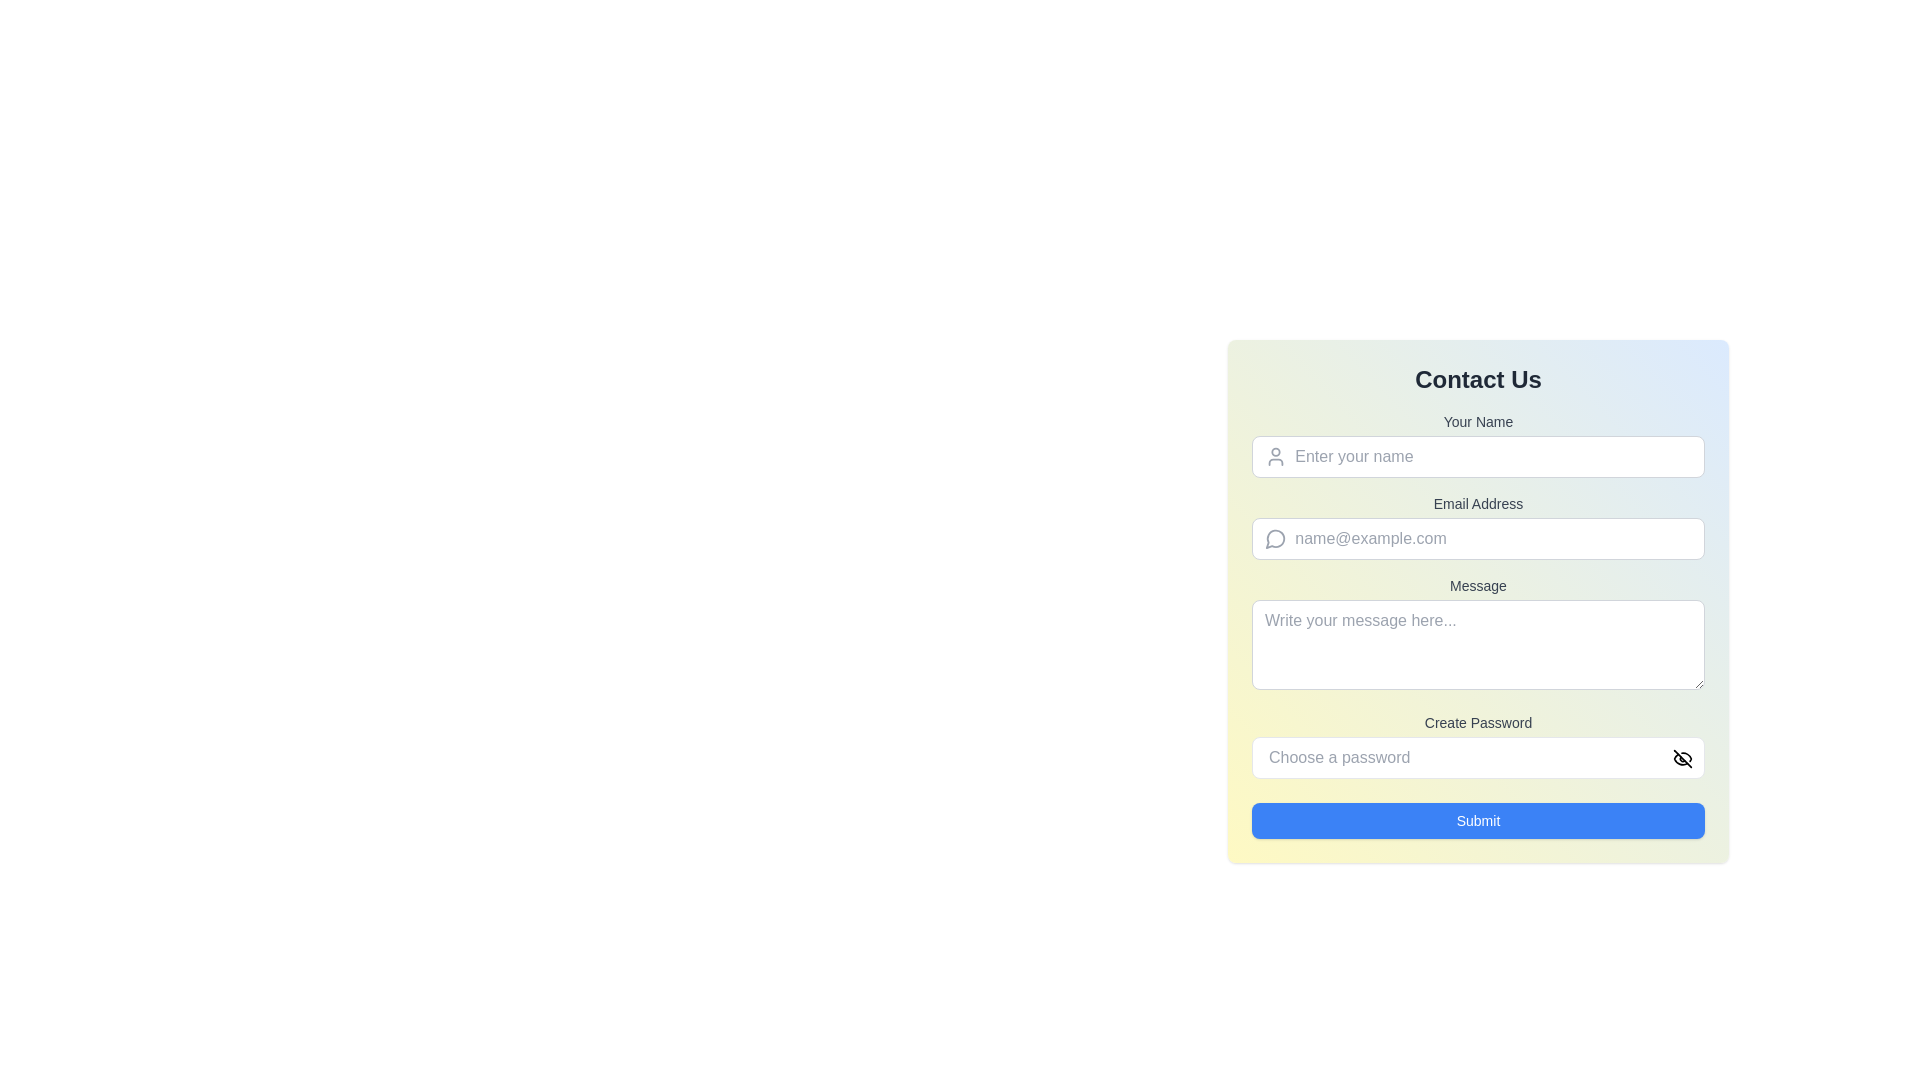  Describe the element at coordinates (1478, 585) in the screenshot. I see `the text label displaying 'Message', which is styled with a small font size and medium weight, located above the multiline text input field` at that location.